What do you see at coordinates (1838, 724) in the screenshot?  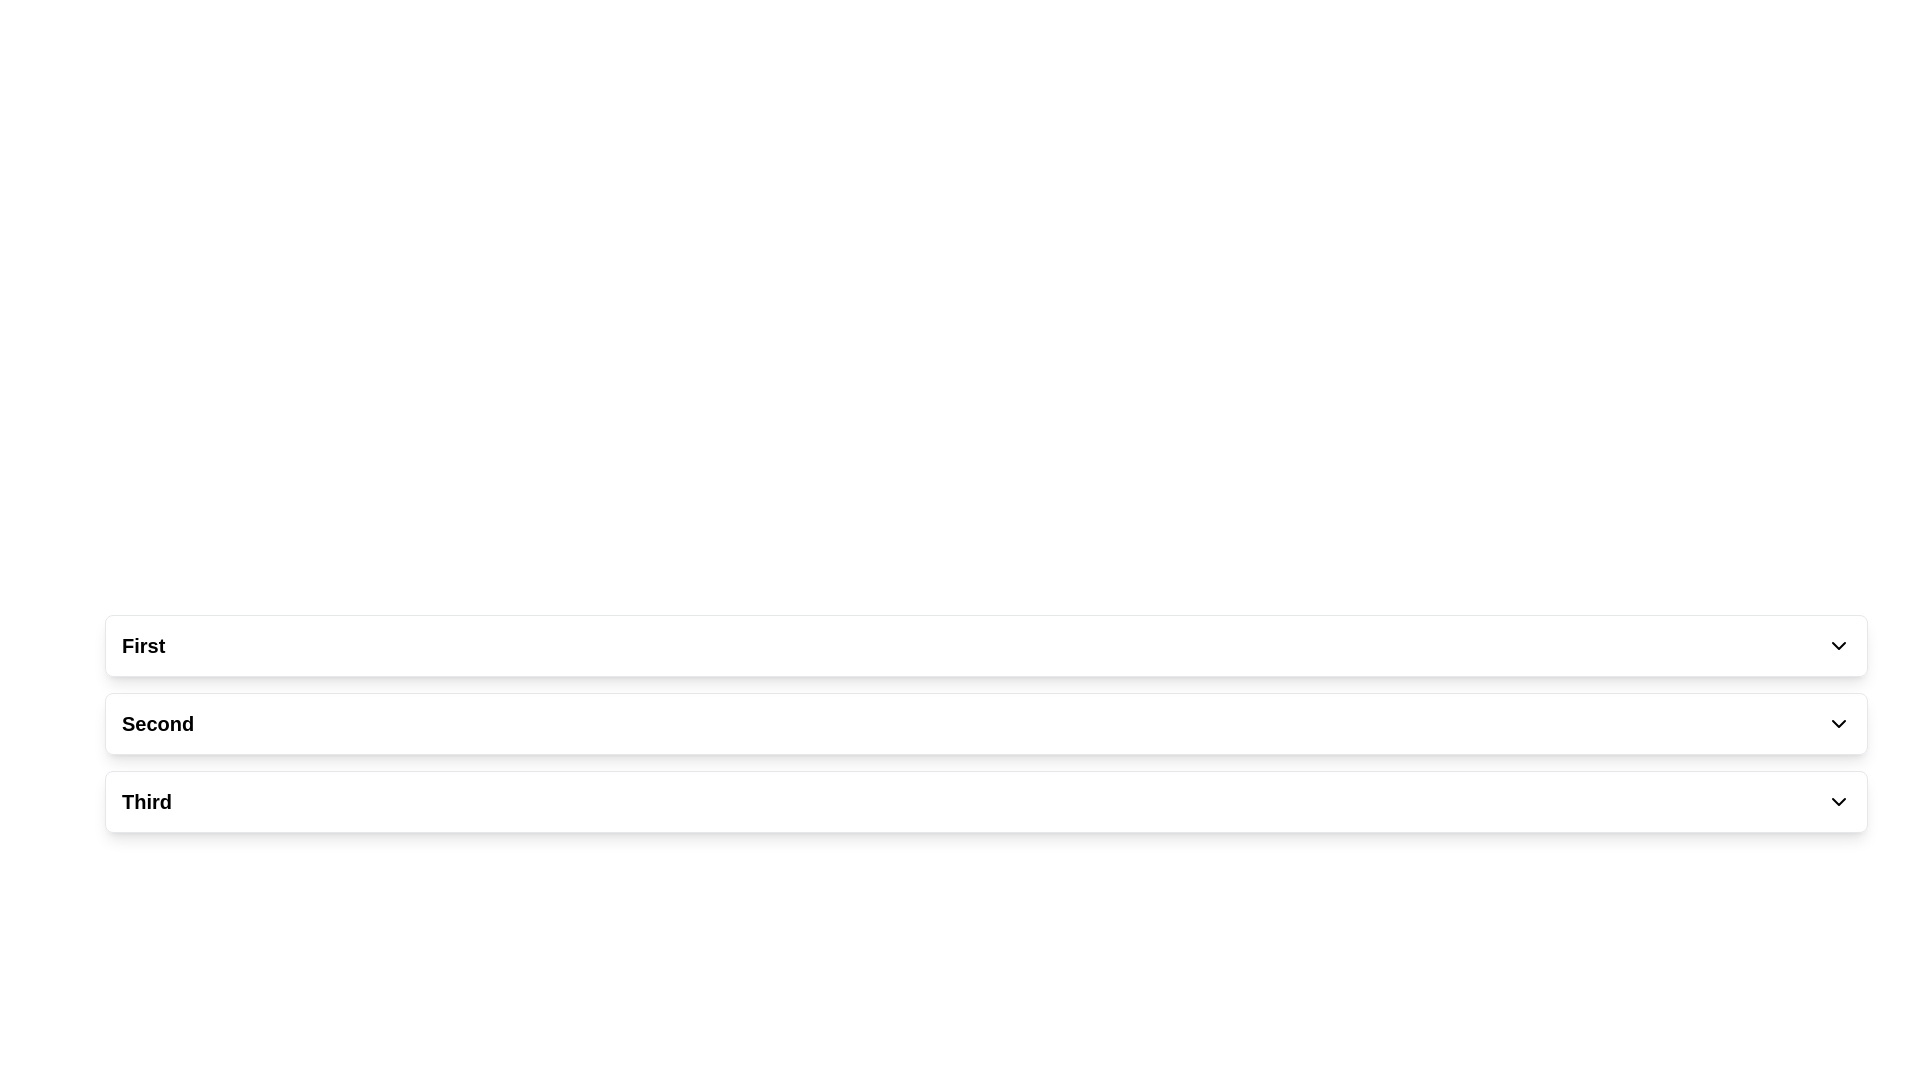 I see `the dropdown toggle button located on the right side of the 'Second' row` at bounding box center [1838, 724].